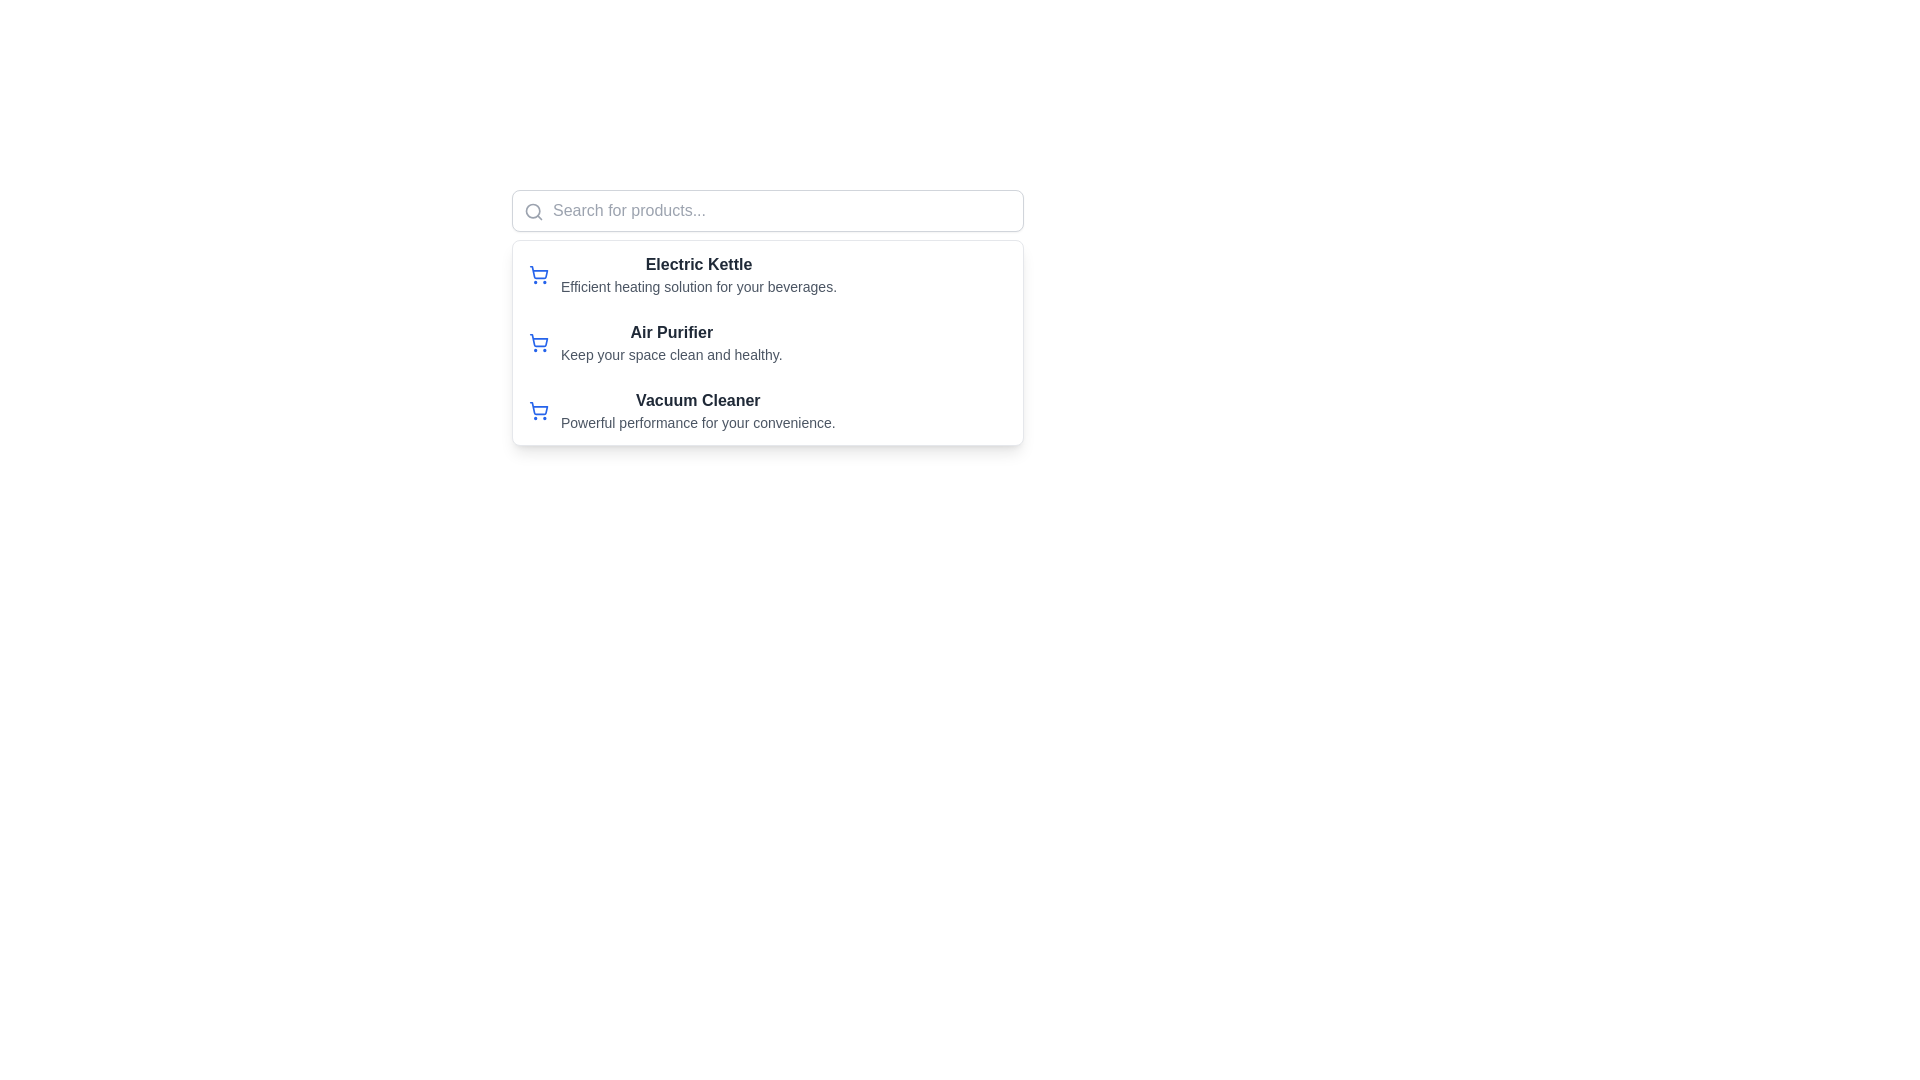  What do you see at coordinates (767, 274) in the screenshot?
I see `the first entry in the vertical list that provides a preview description for the product 'Electric Kettle'` at bounding box center [767, 274].